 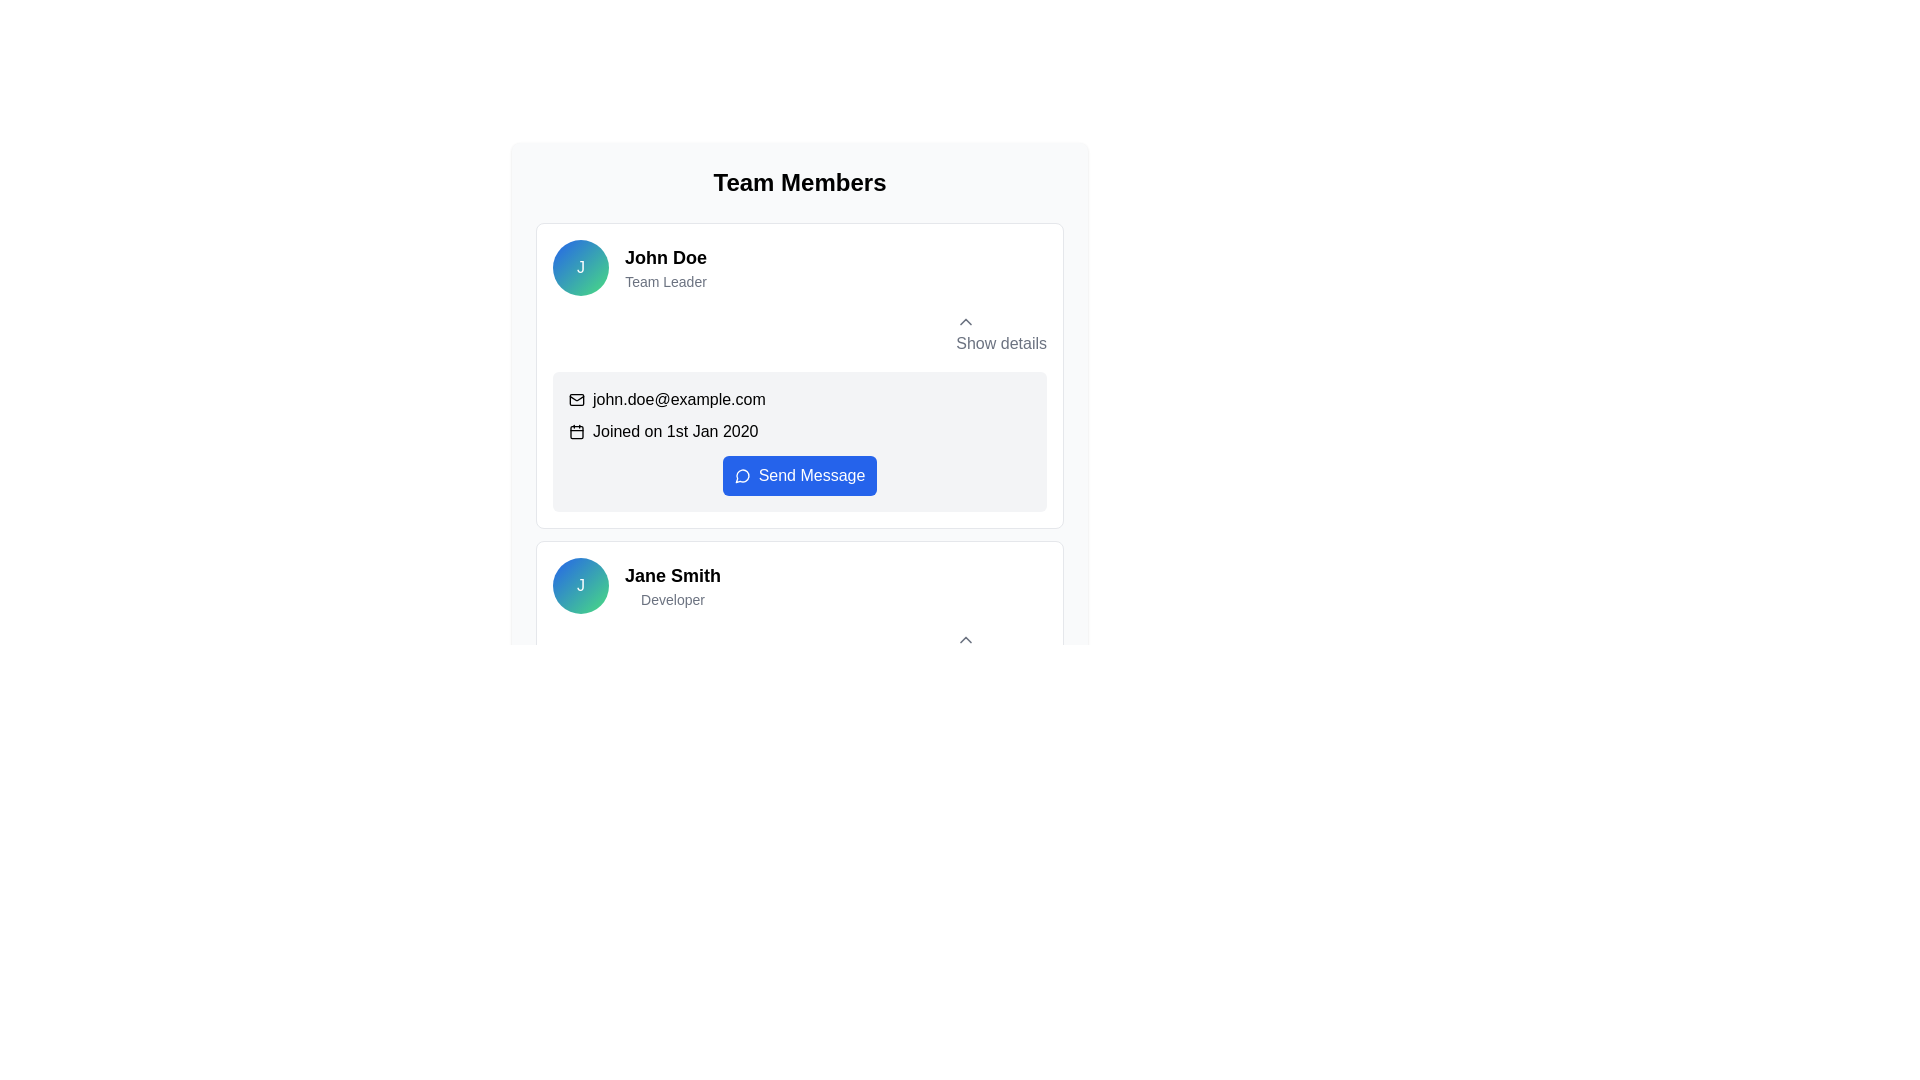 What do you see at coordinates (672, 575) in the screenshot?
I see `the Text Display element that shows the name 'Jane Smith' in bold text, which is located next to a circular profile picture with the letter 'J' inside` at bounding box center [672, 575].